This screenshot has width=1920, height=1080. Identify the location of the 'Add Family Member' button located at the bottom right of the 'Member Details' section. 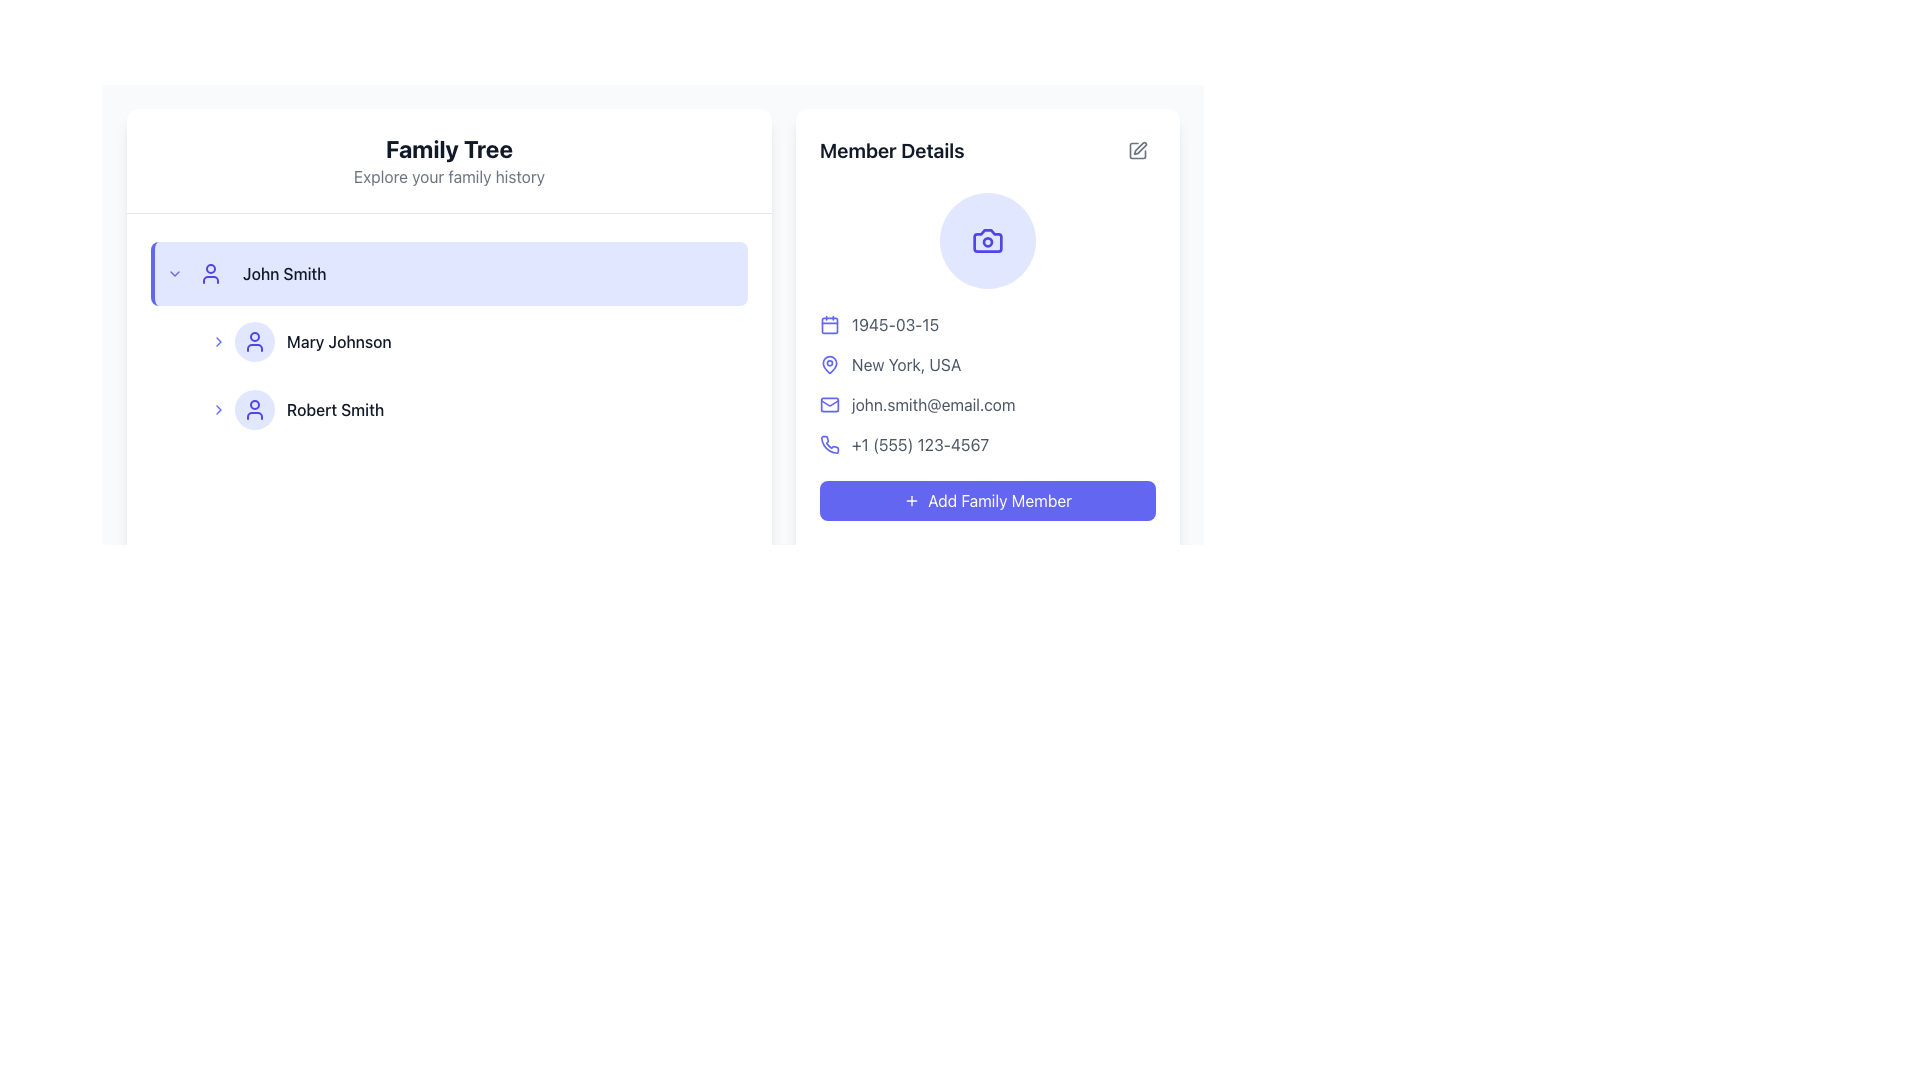
(988, 500).